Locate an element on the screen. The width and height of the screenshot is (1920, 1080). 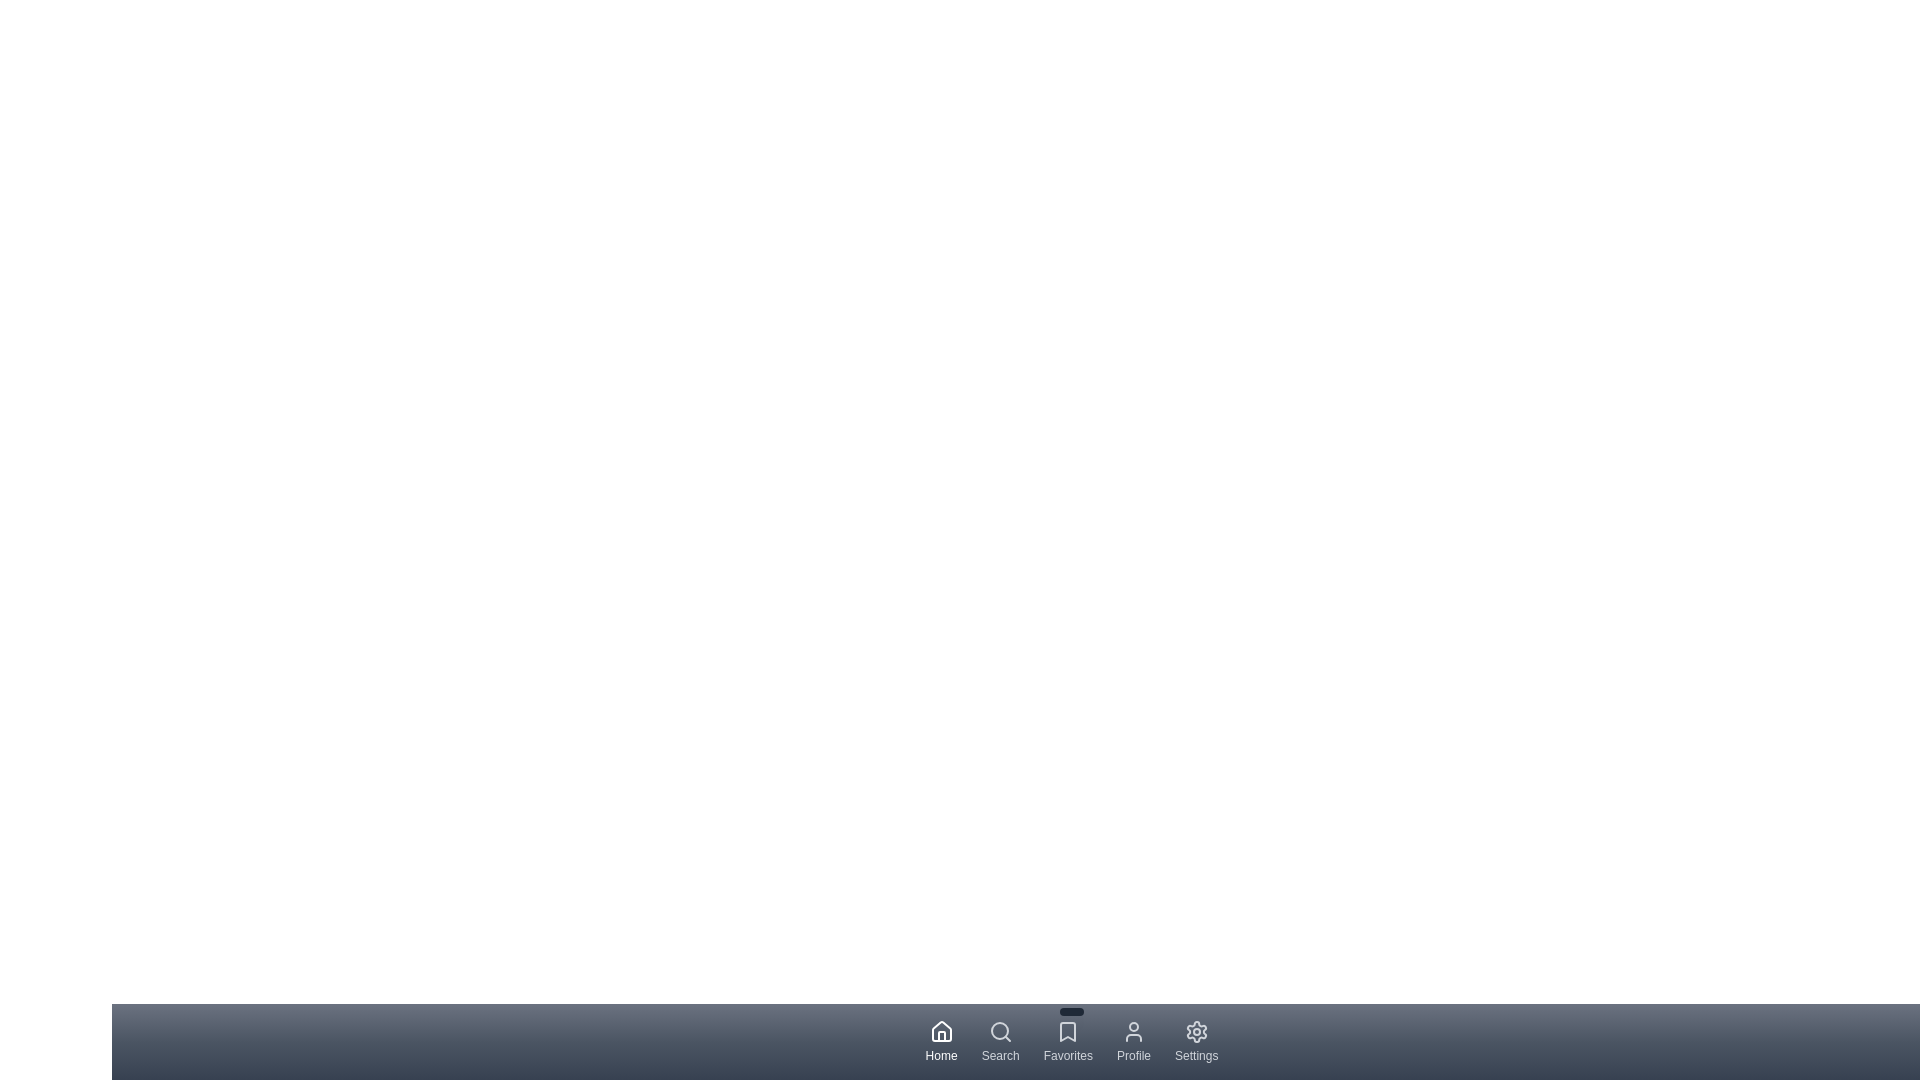
the navigation tab labeled Home to display its tooltip is located at coordinates (940, 1040).